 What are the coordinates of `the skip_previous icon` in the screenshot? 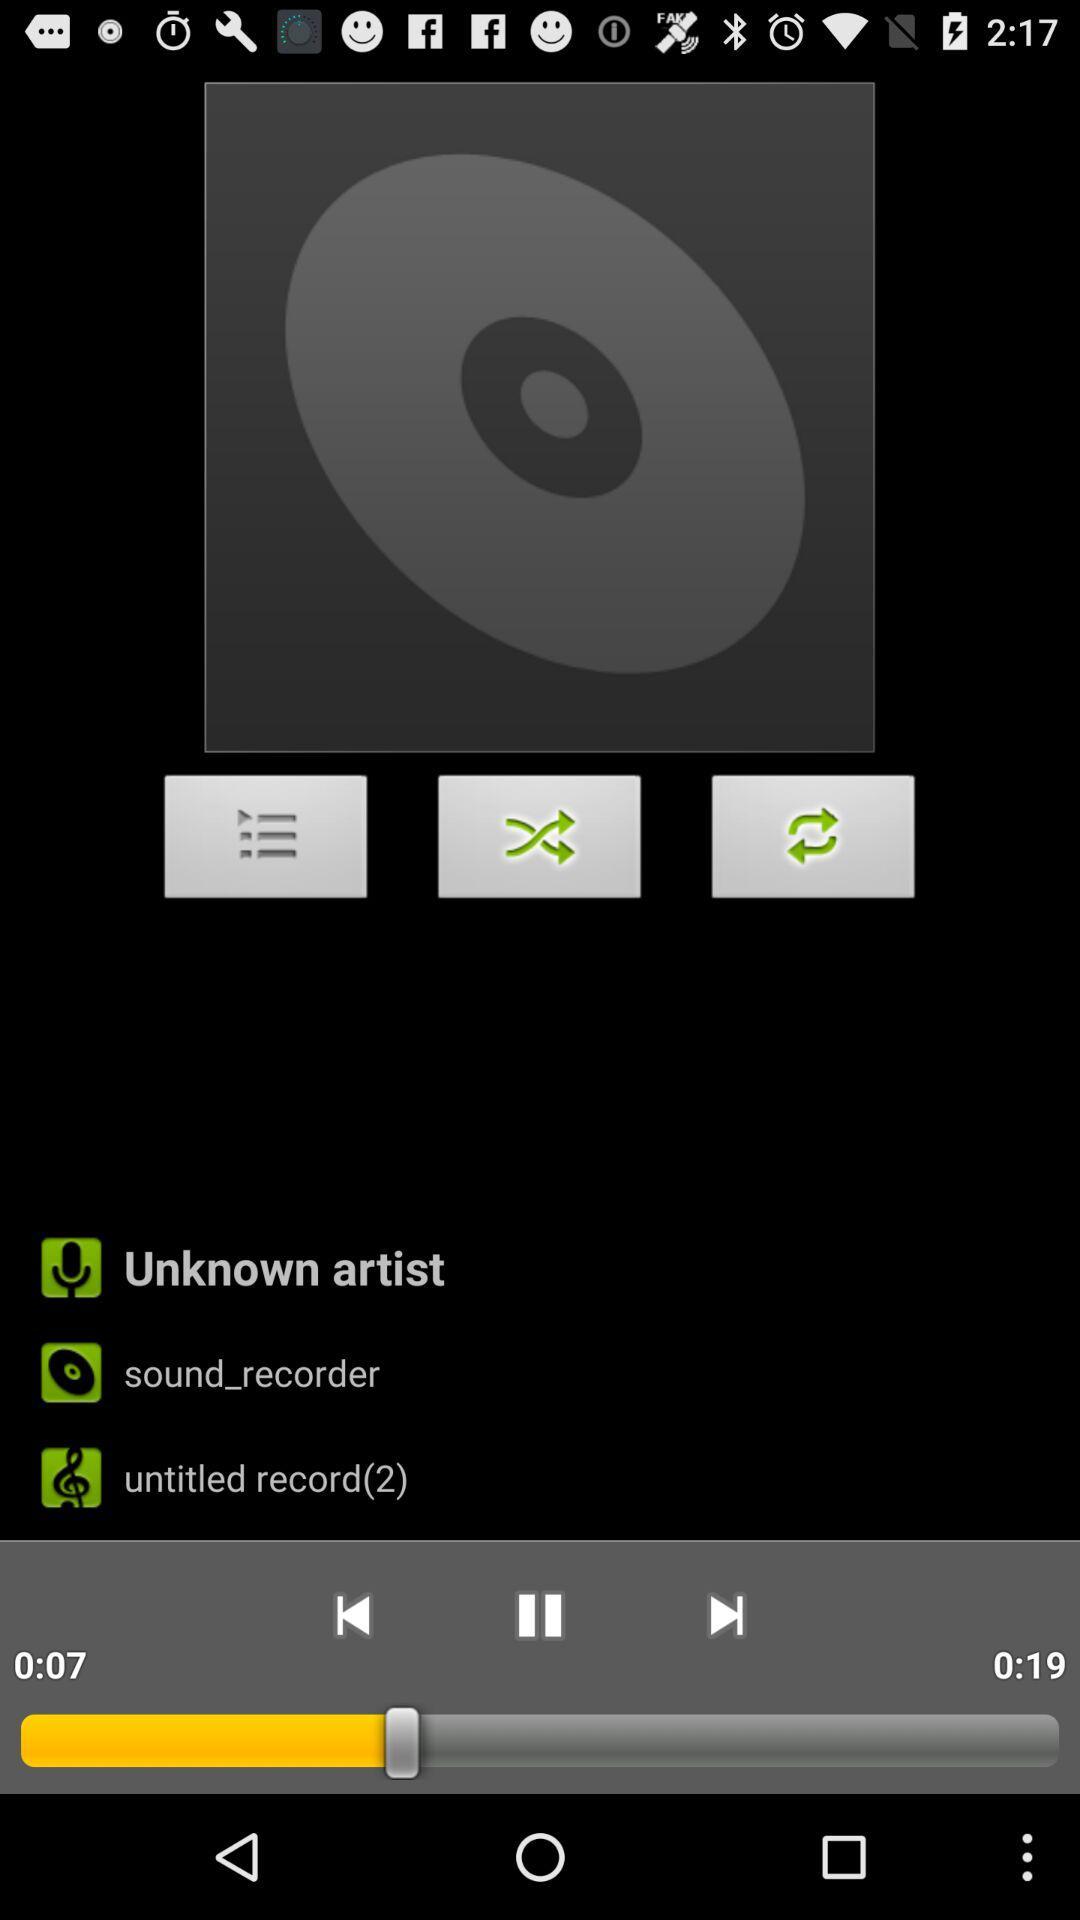 It's located at (351, 1727).